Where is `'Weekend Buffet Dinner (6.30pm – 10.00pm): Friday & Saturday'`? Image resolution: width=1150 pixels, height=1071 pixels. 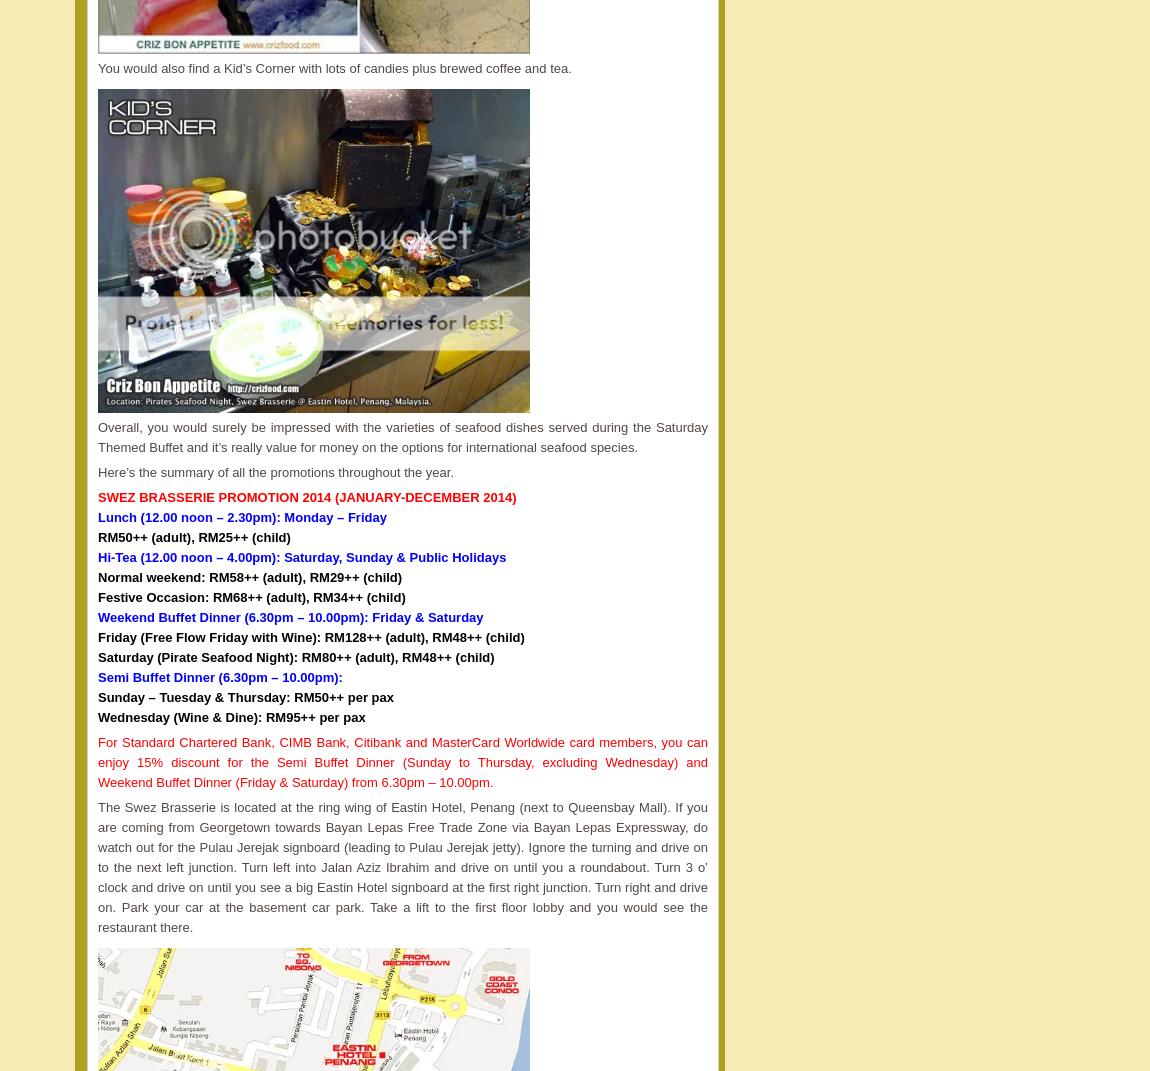 'Weekend Buffet Dinner (6.30pm – 10.00pm): Friday & Saturday' is located at coordinates (290, 616).